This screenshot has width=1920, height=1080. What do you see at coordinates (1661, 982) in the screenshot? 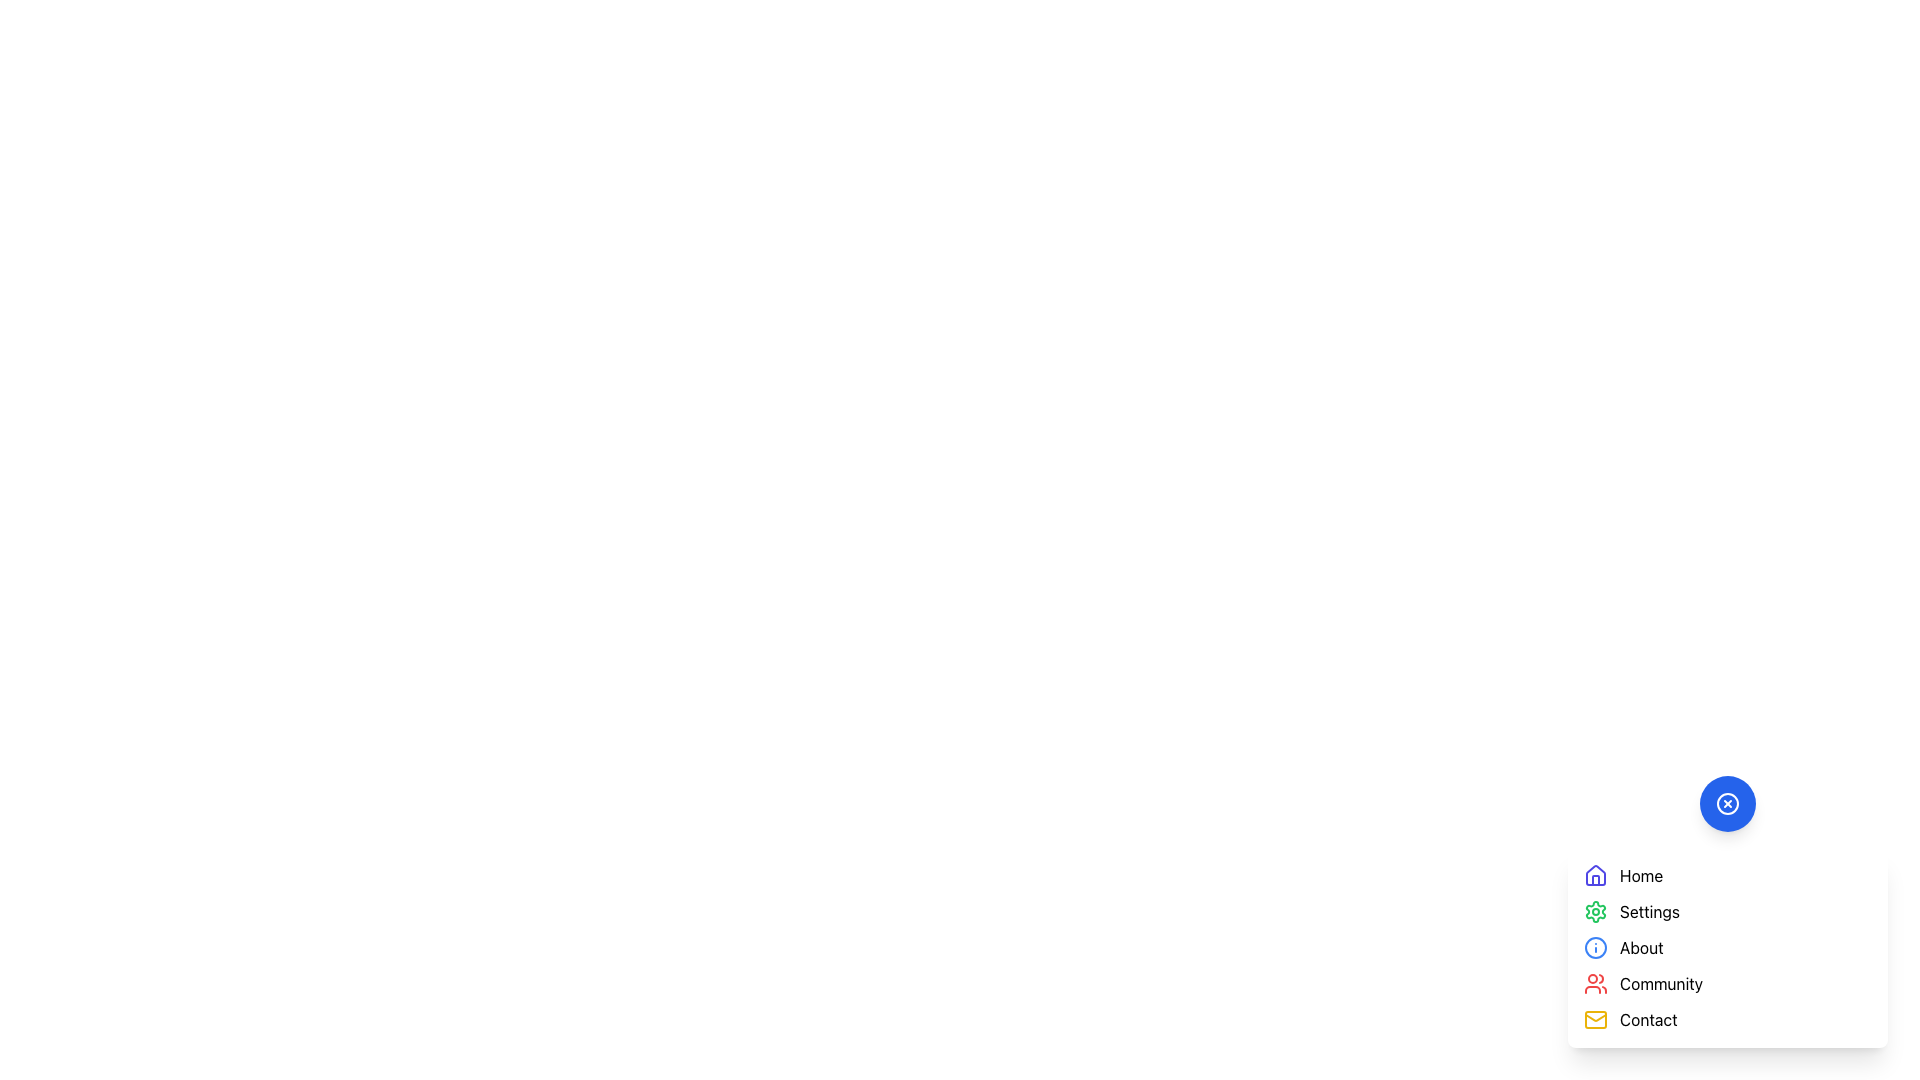
I see `the 'Community' text label in the vertical menu list` at bounding box center [1661, 982].